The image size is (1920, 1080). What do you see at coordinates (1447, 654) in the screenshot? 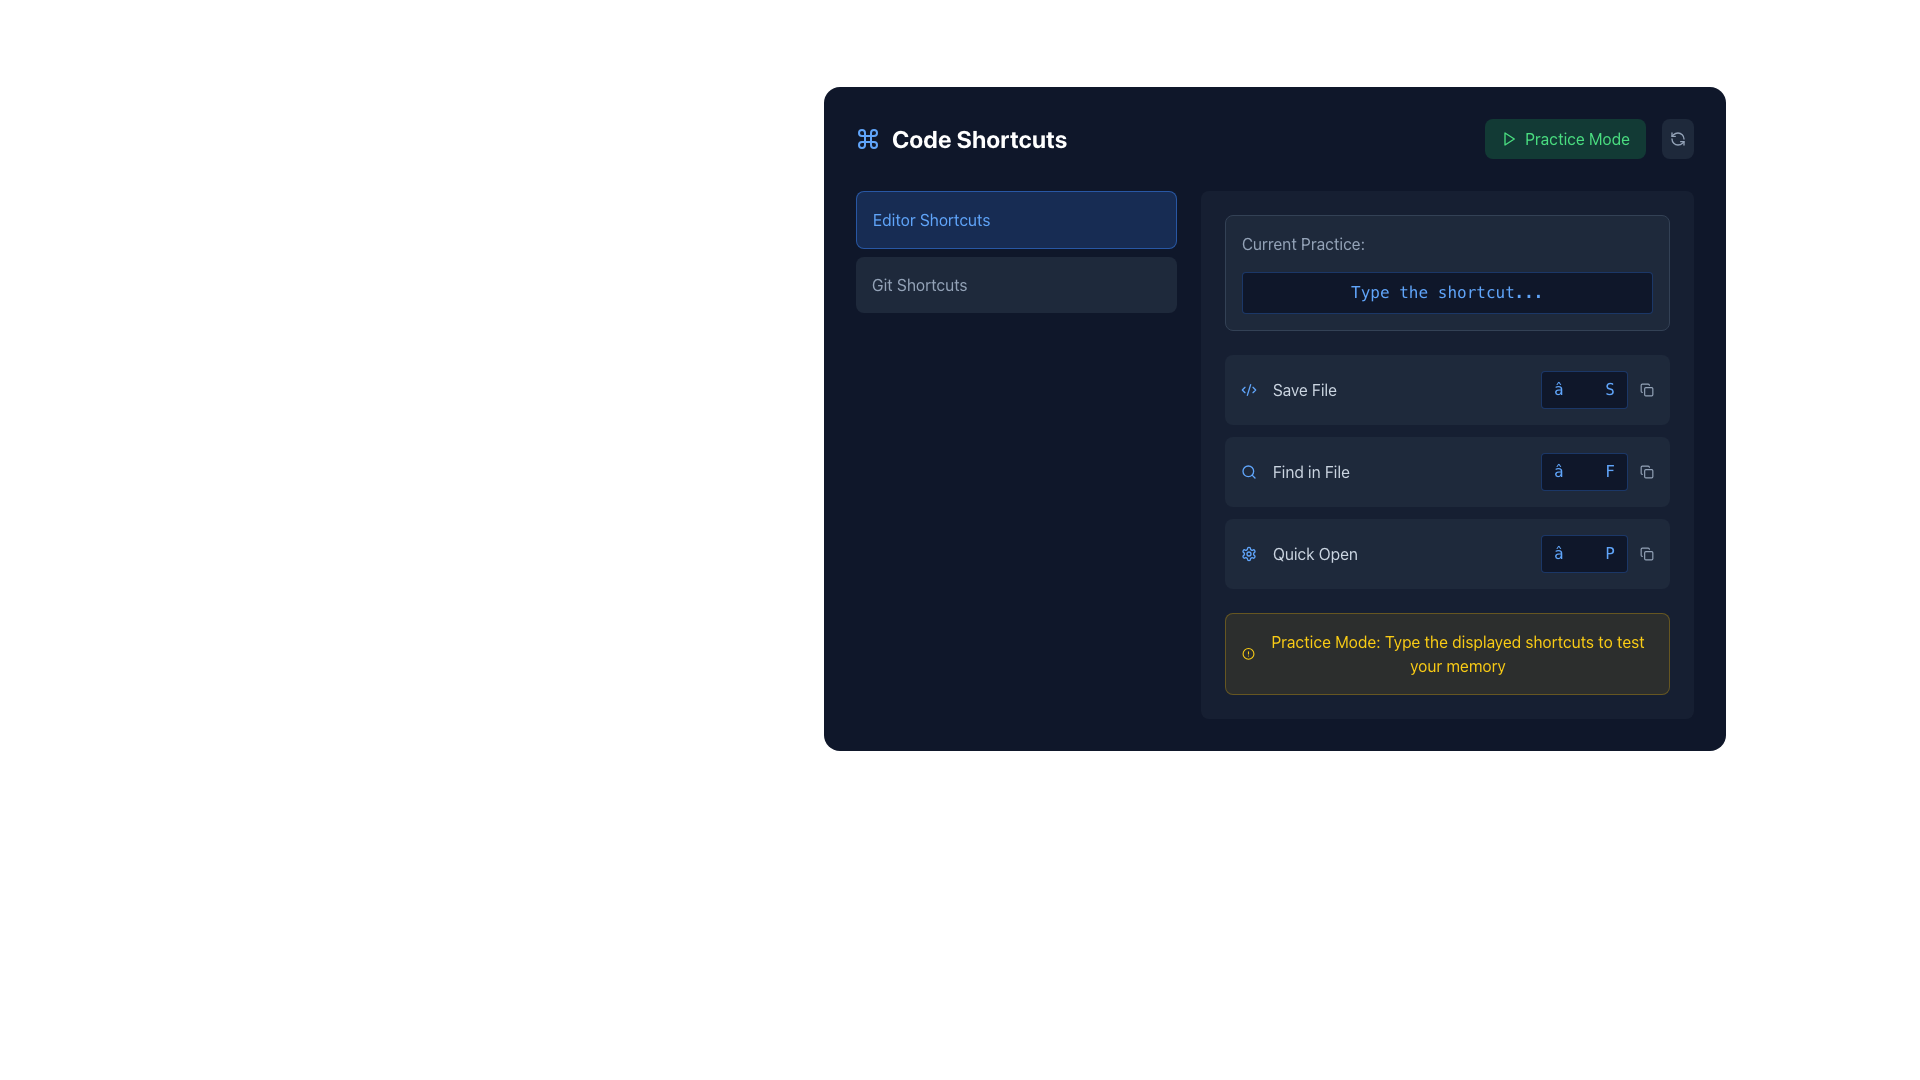
I see `the informational text labeled 'Practice Mode: Type the displayed shortcuts to test your memory', which is styled with yellow font and a yellow border, located at the bottom-right segment of the interface` at bounding box center [1447, 654].